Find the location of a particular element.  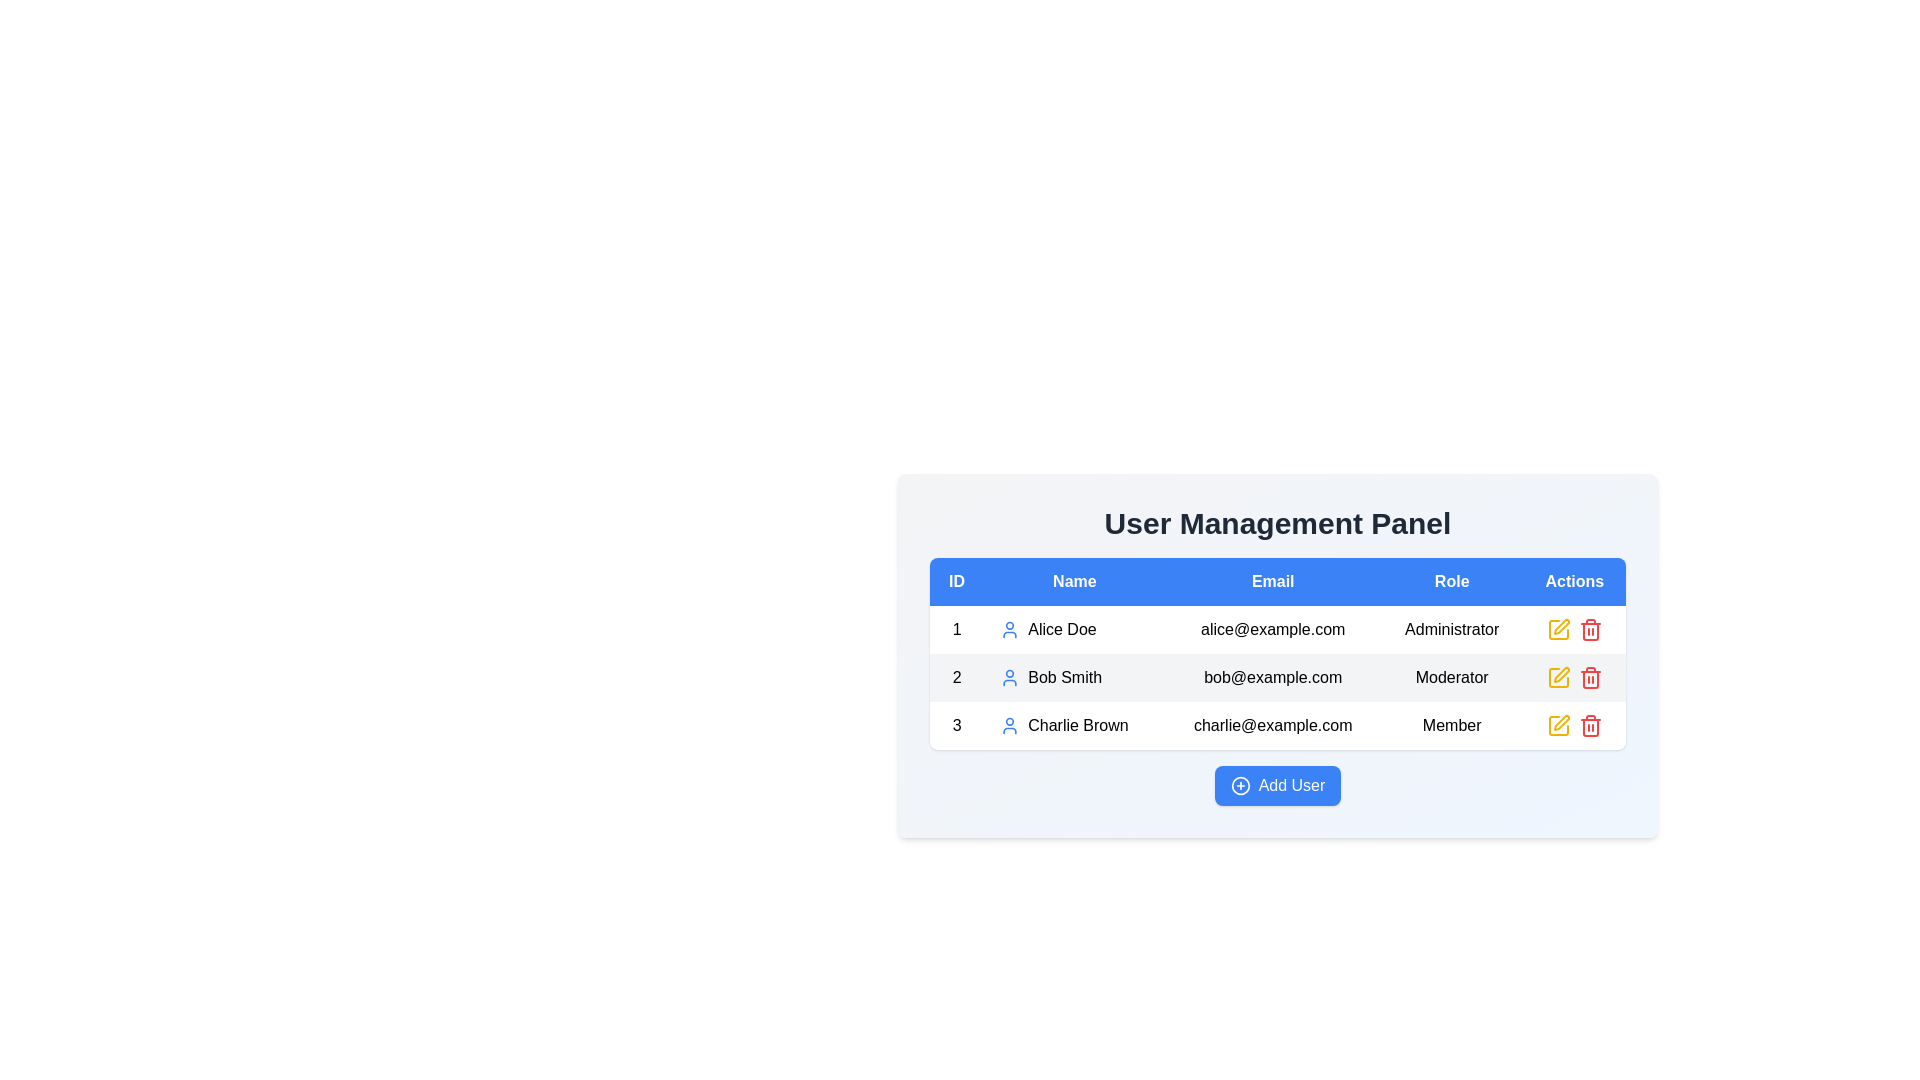

the editing icon represented as a pen inside a square located in the 'Actions' column of the 'User Management Panel' table for 'Charlie Brown' to initiate editing is located at coordinates (1560, 722).